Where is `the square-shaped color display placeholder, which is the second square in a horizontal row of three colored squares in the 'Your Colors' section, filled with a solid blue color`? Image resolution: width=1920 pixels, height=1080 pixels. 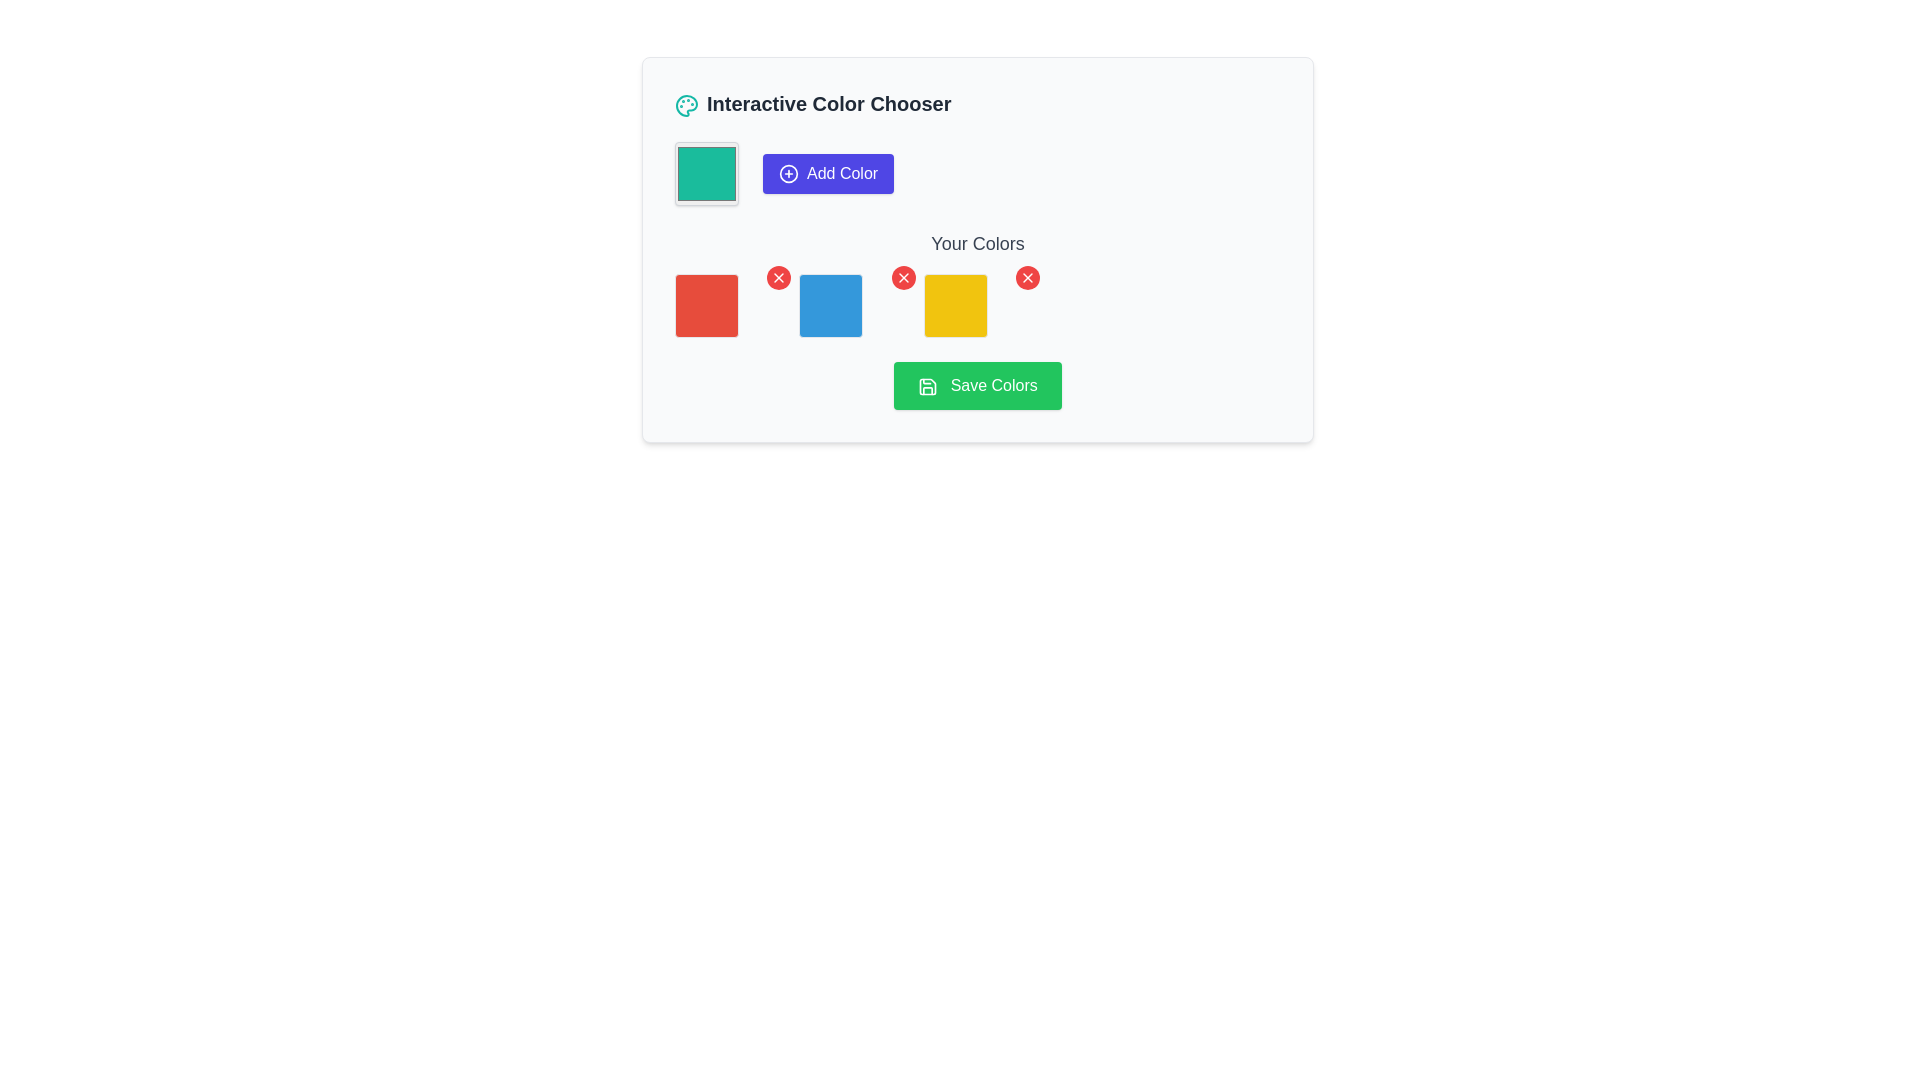
the square-shaped color display placeholder, which is the second square in a horizontal row of three colored squares in the 'Your Colors' section, filled with a solid blue color is located at coordinates (831, 305).